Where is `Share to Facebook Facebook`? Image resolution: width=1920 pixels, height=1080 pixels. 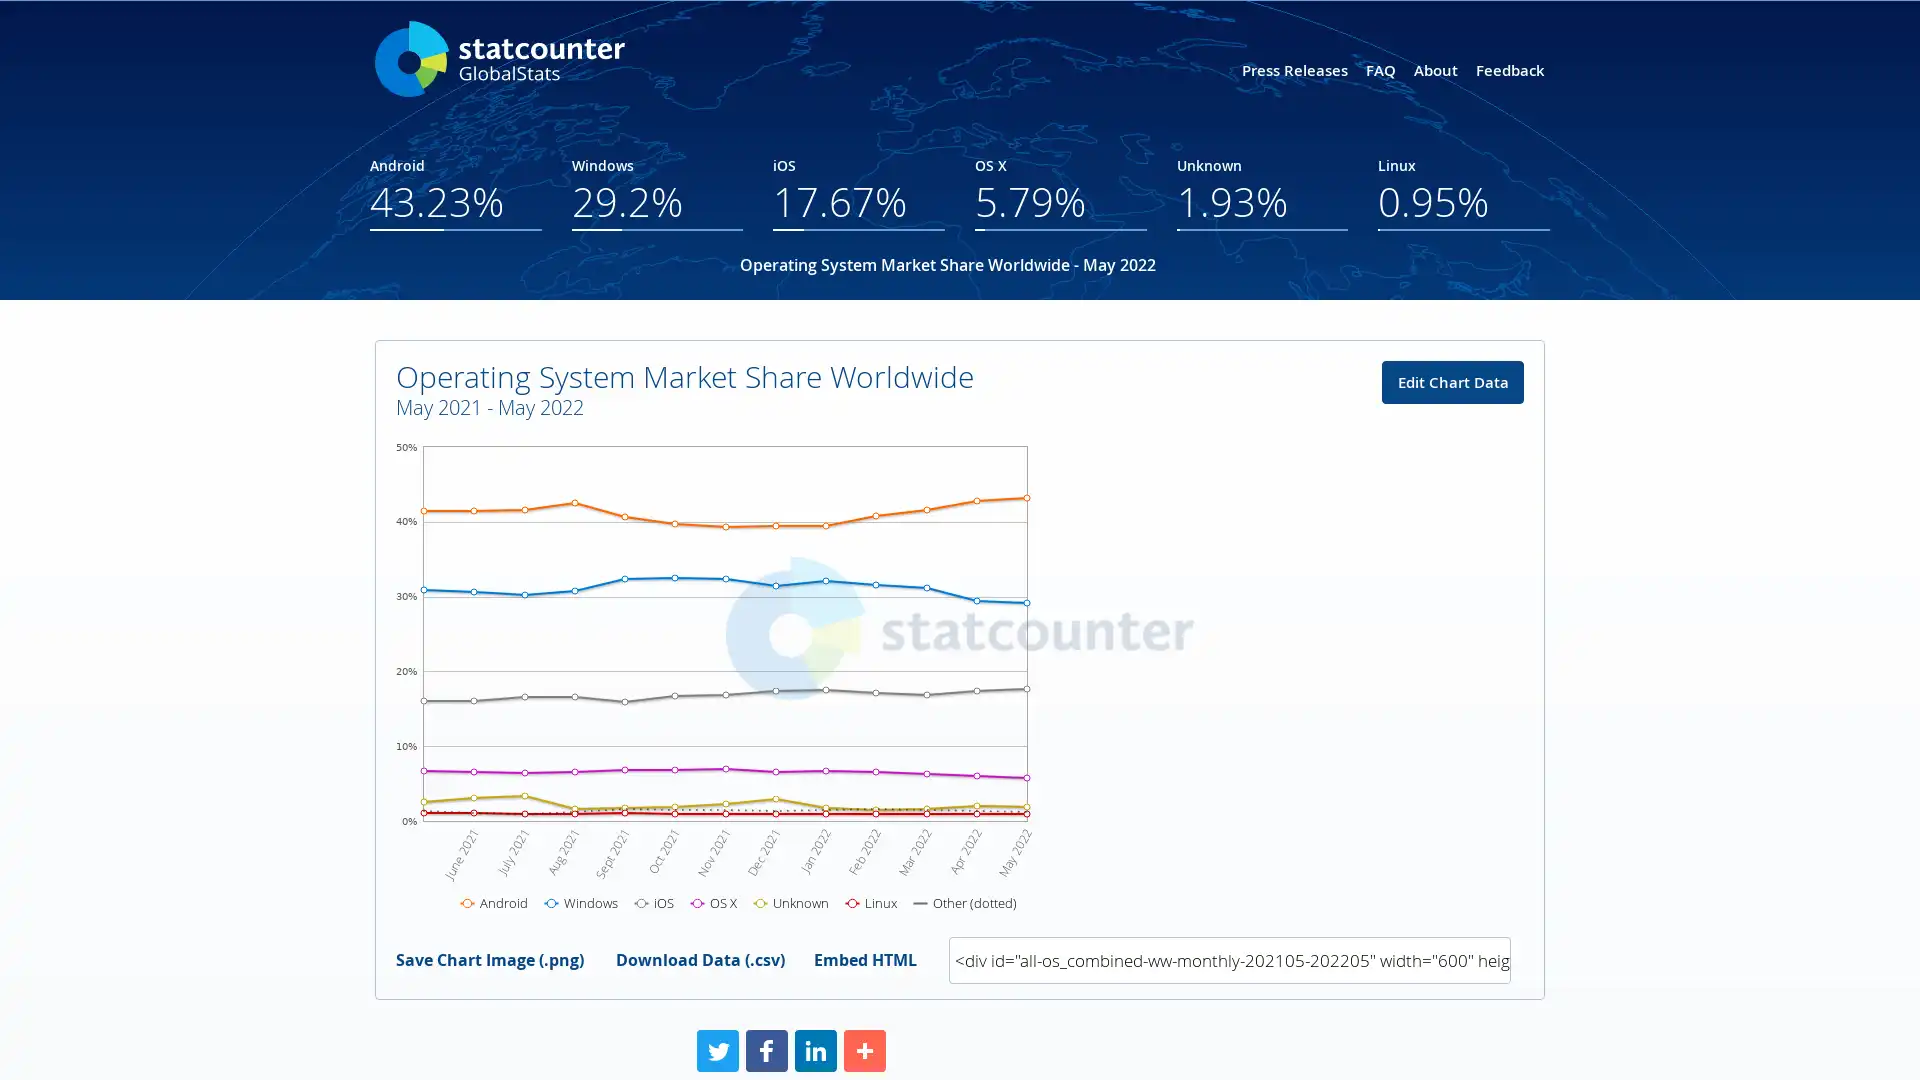 Share to Facebook Facebook is located at coordinates (857, 1049).